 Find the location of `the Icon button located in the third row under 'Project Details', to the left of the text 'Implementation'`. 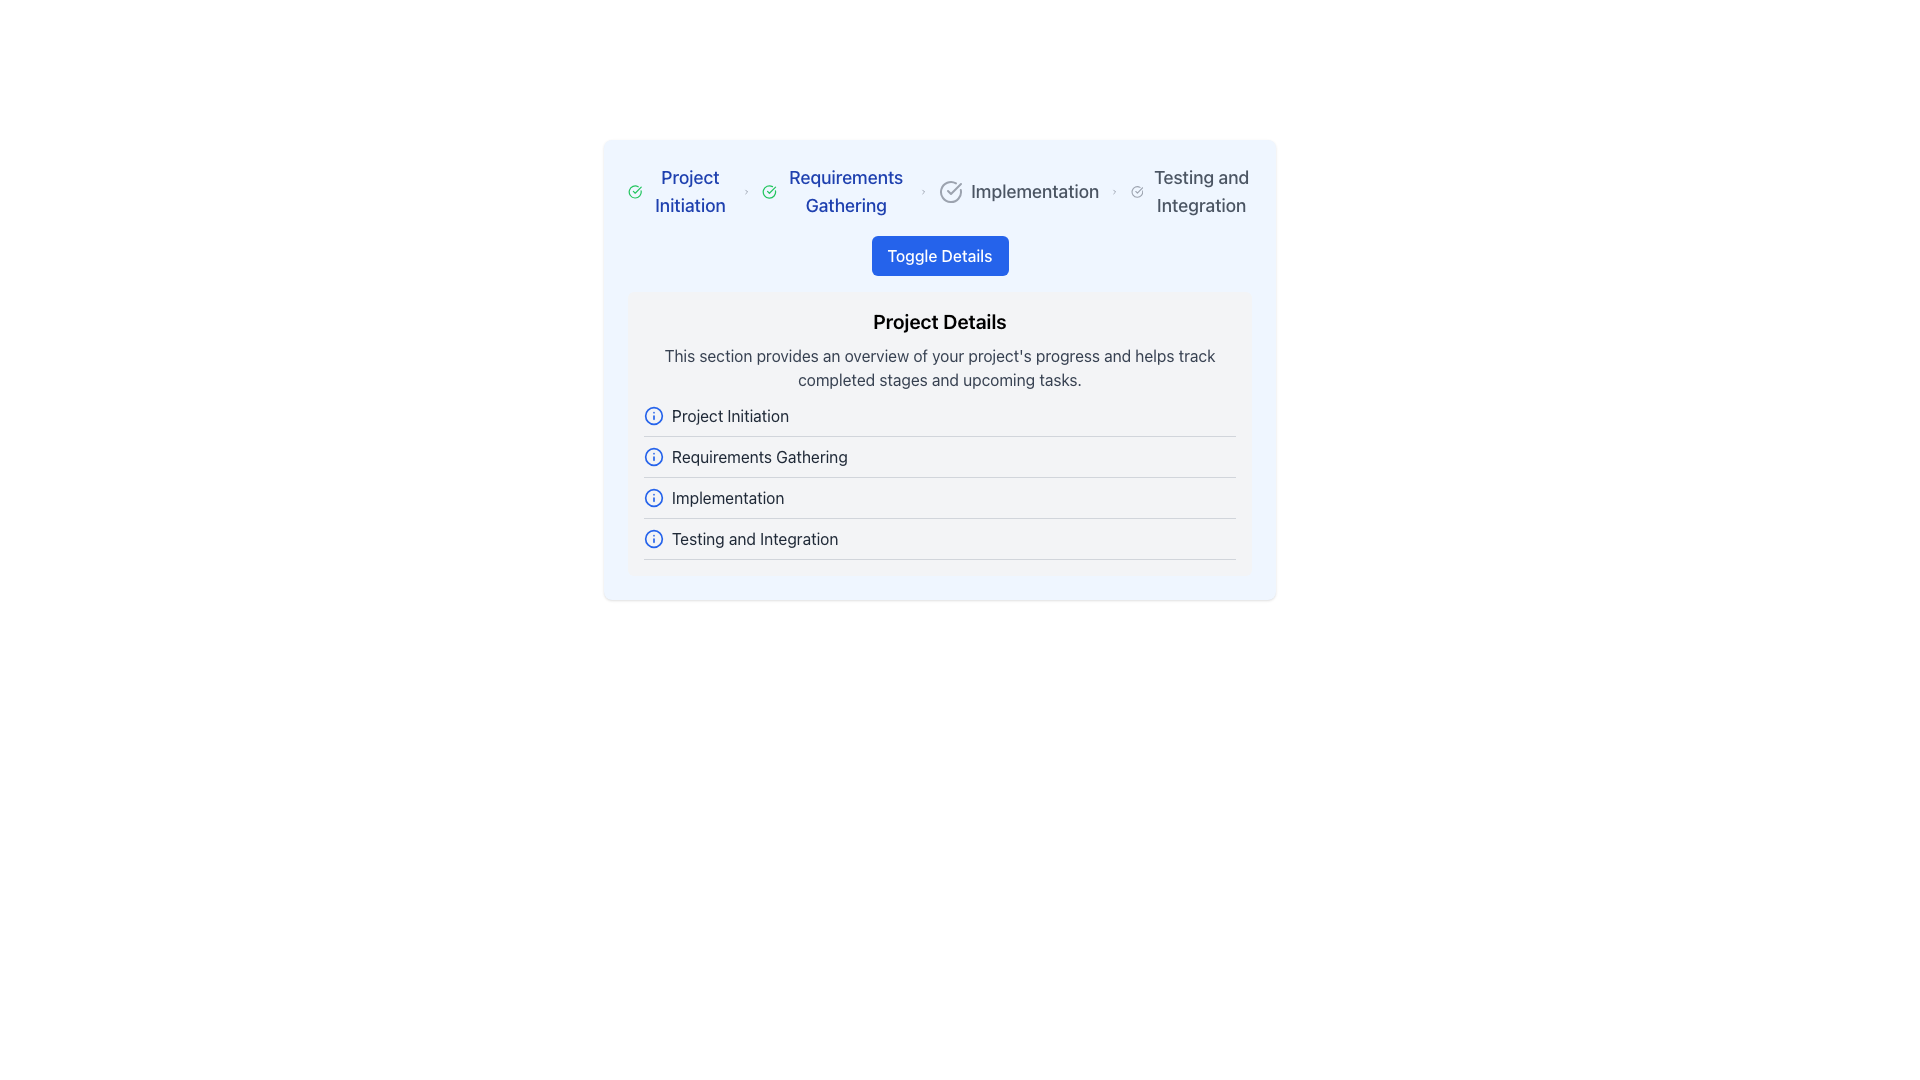

the Icon button located in the third row under 'Project Details', to the left of the text 'Implementation' is located at coordinates (653, 496).